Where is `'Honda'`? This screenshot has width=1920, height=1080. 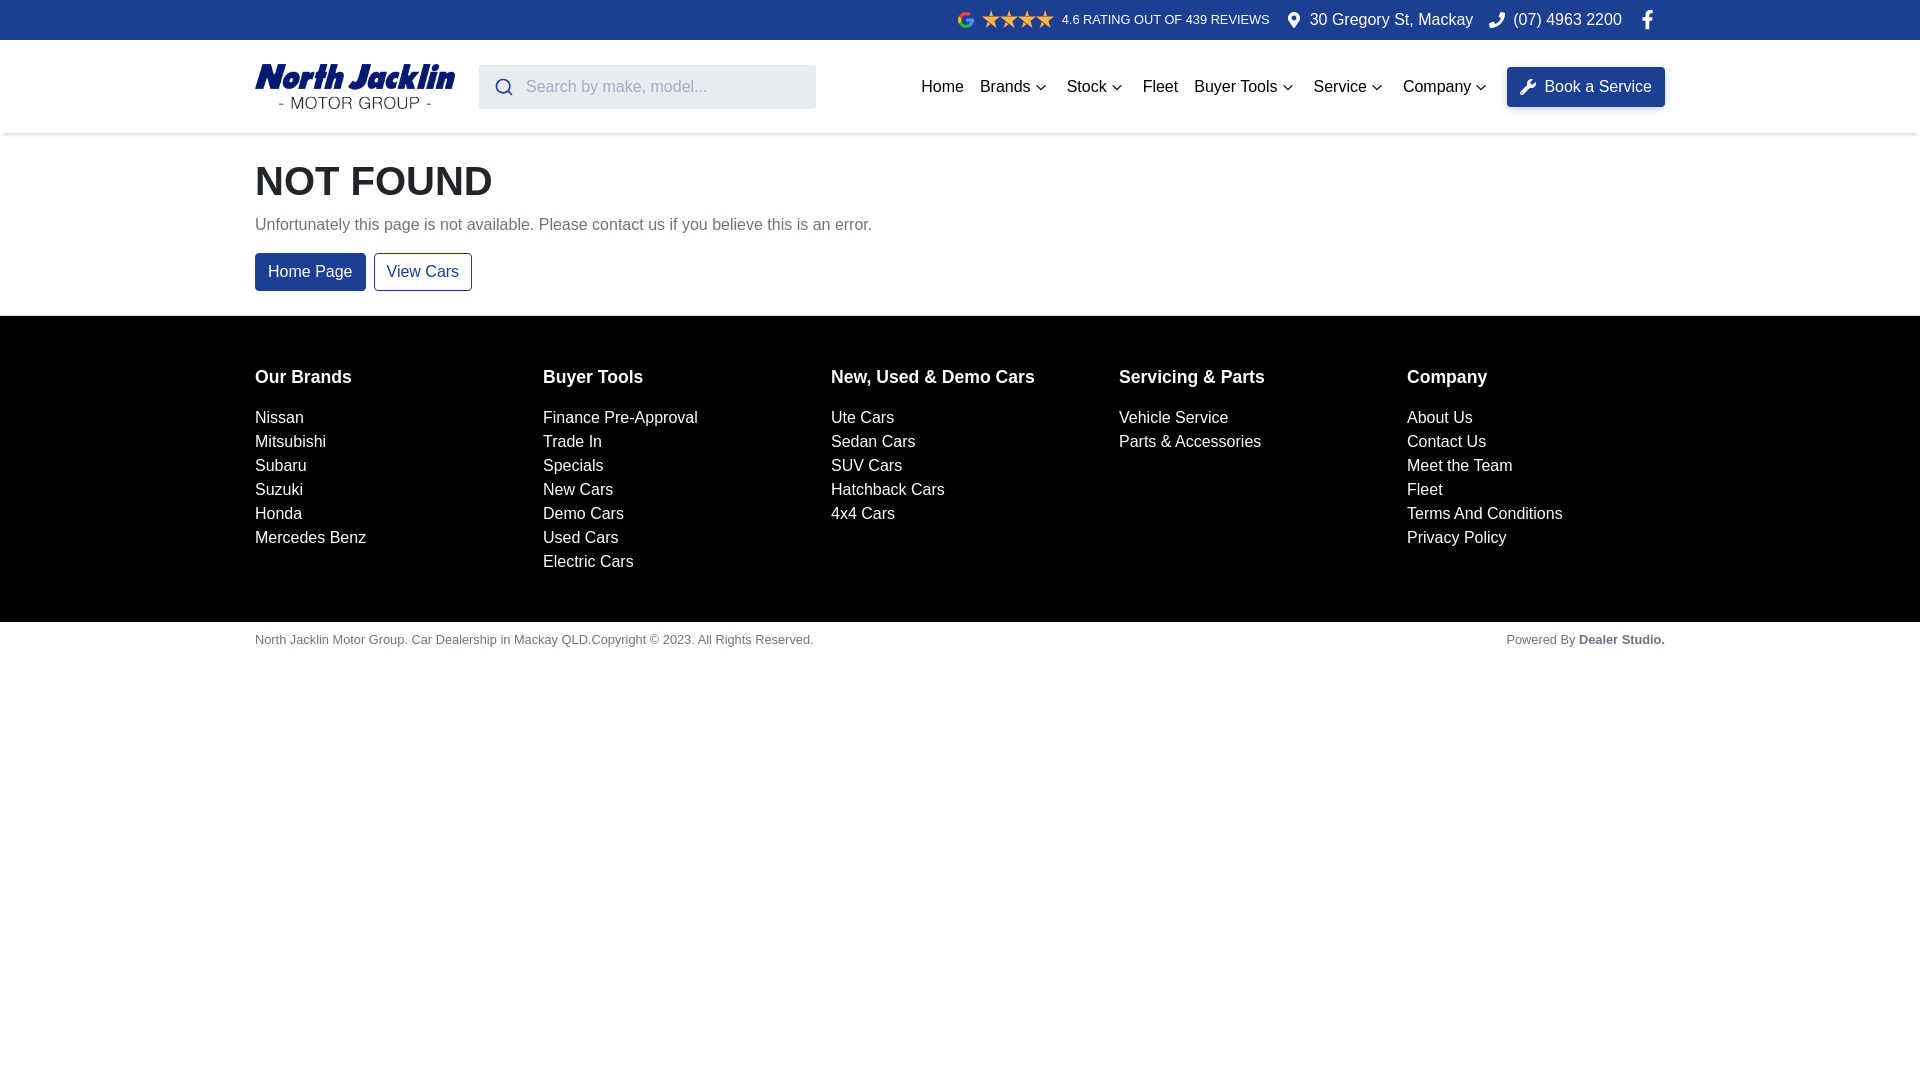 'Honda' is located at coordinates (277, 512).